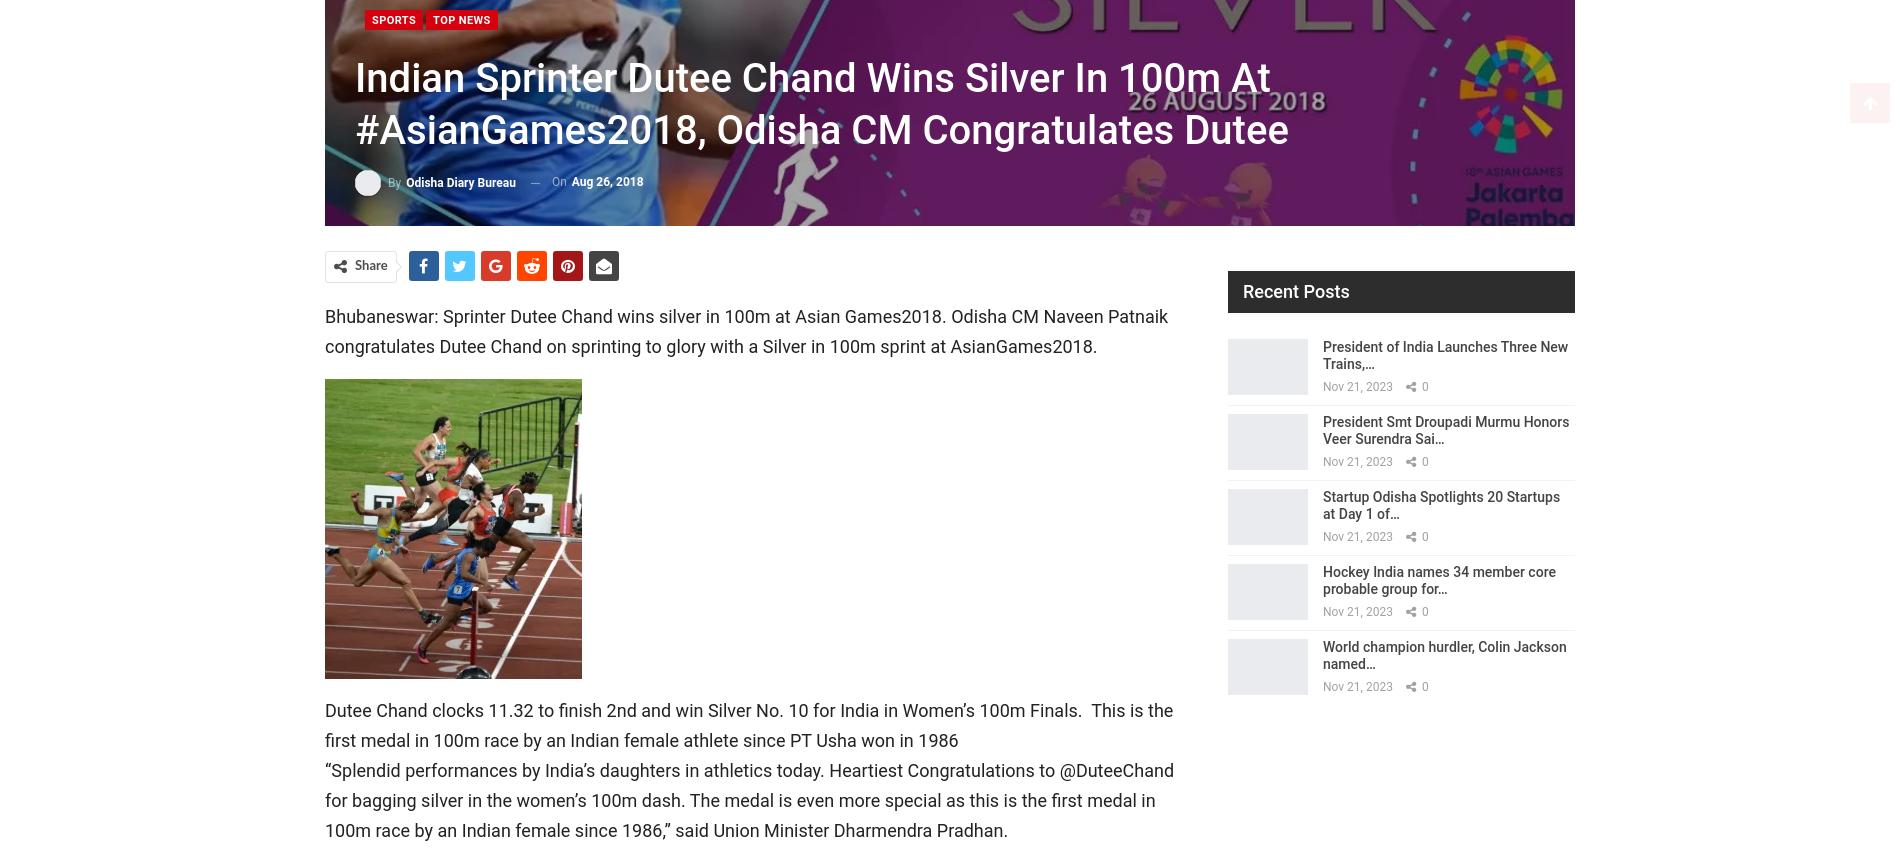 The image size is (1900, 867). What do you see at coordinates (745, 331) in the screenshot?
I see `'Bhubaneswar: Sprinter Dutee Chand wins silver in 100m at Asian Games2018. Odisha CM Naveen Patnaik congratulates Dutee Chand on sprinting to glory with a Silver in 100m sprint at AsianGames2018.'` at bounding box center [745, 331].